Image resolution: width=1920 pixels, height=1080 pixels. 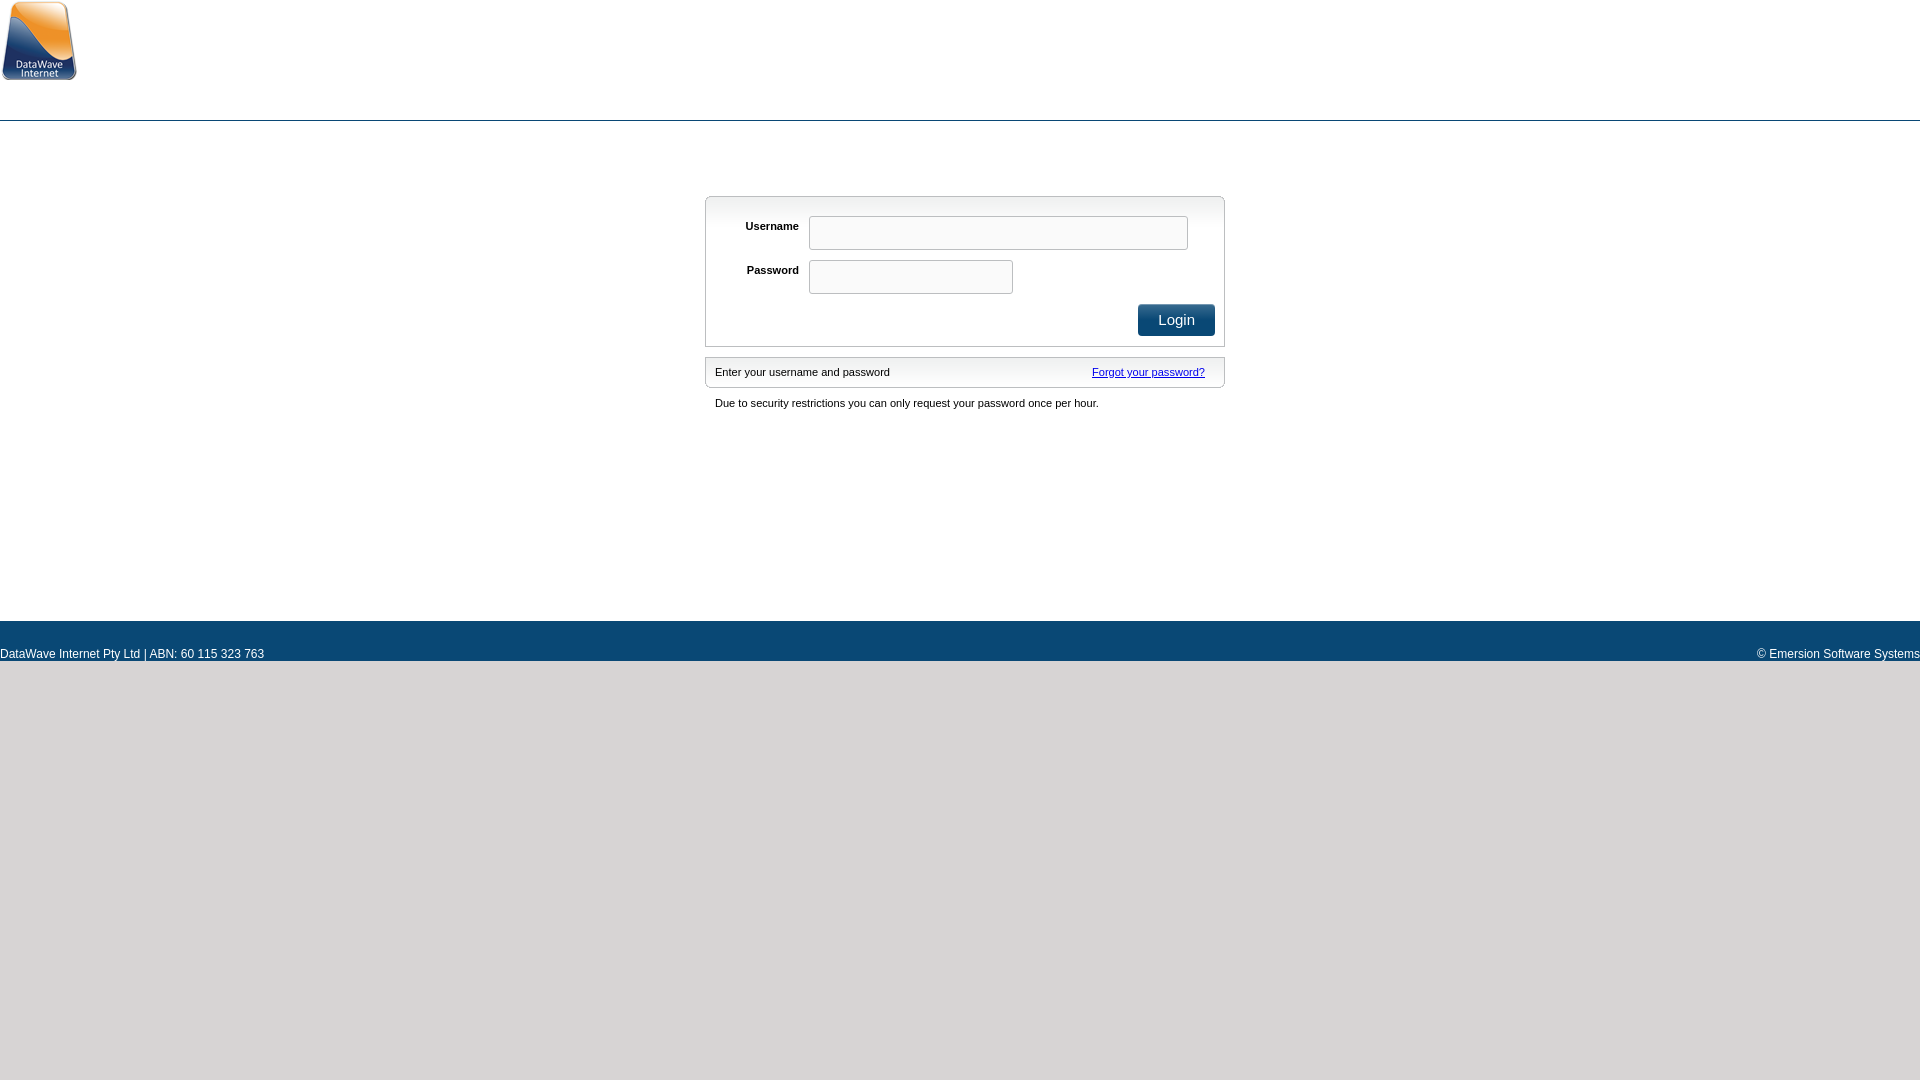 I want to click on 'Login', so click(x=1176, y=319).